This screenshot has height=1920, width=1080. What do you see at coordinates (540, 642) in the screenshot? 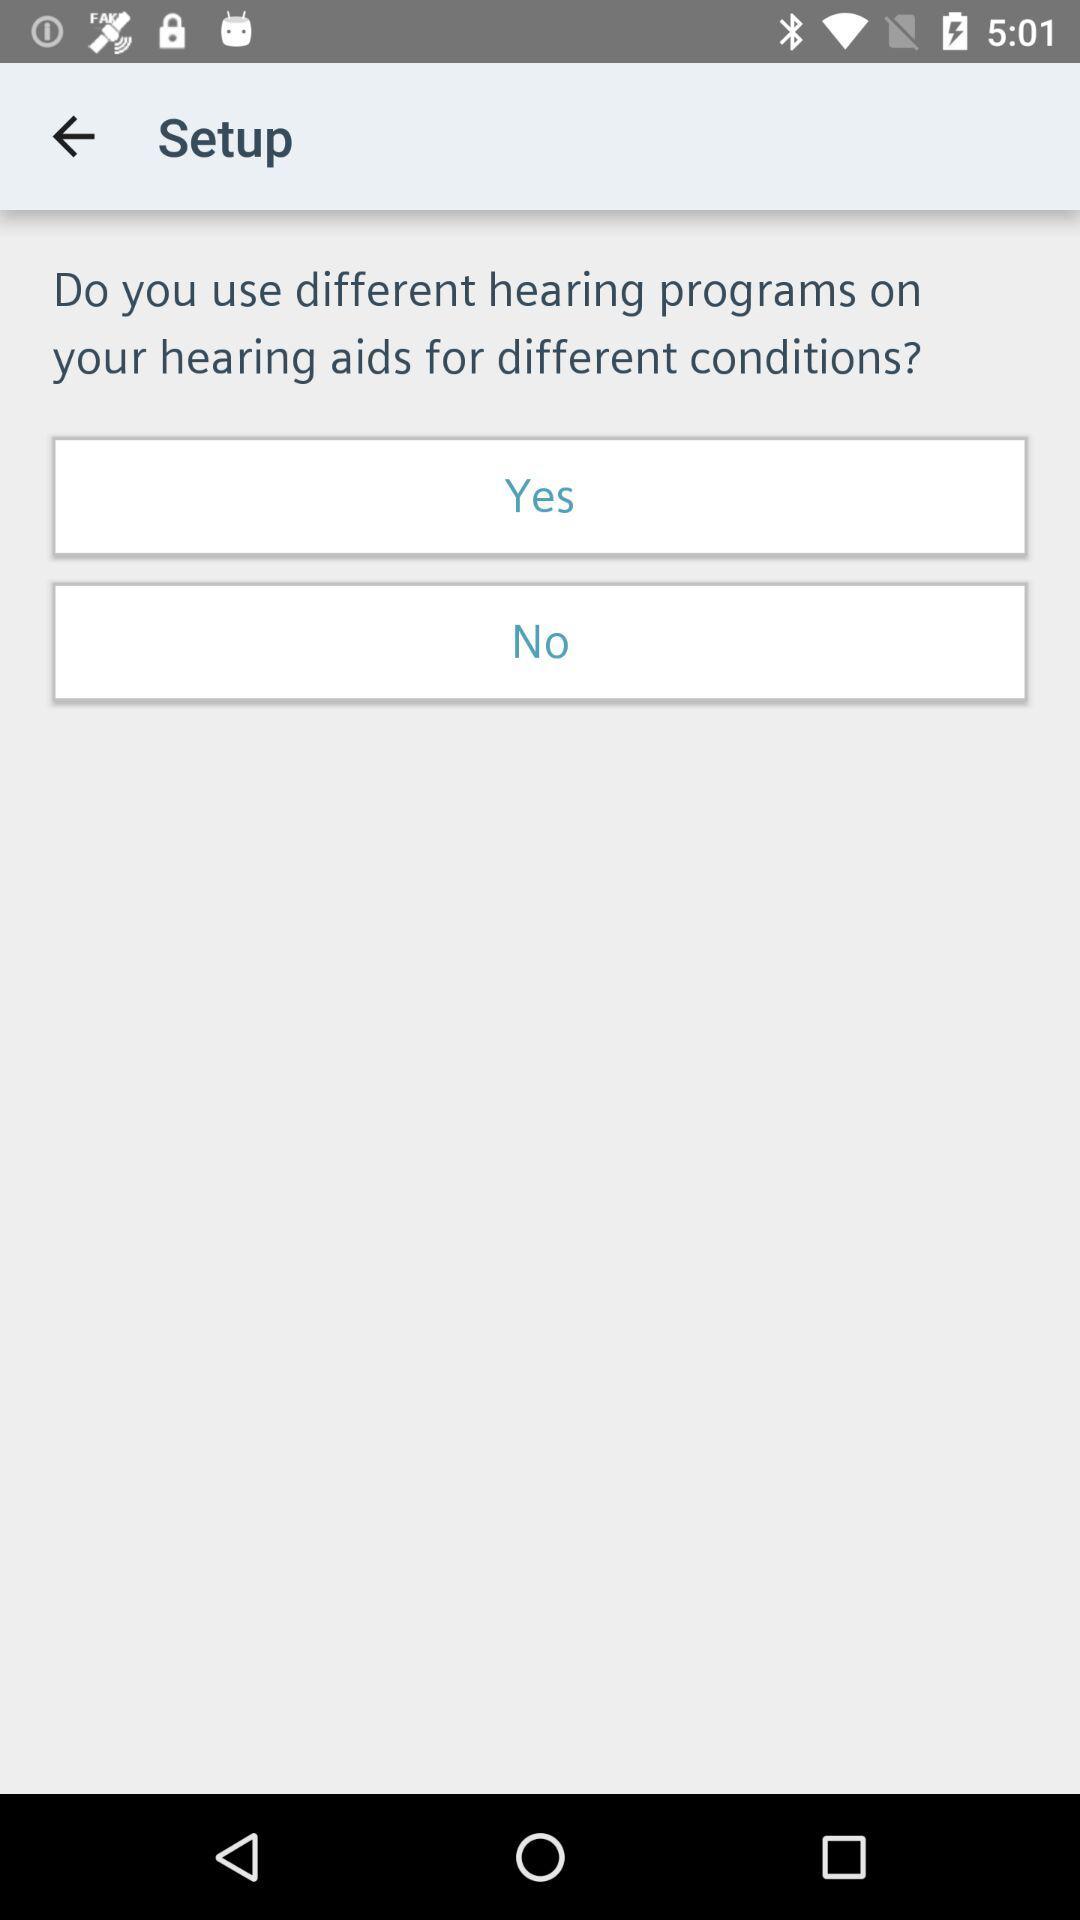
I see `the no` at bounding box center [540, 642].